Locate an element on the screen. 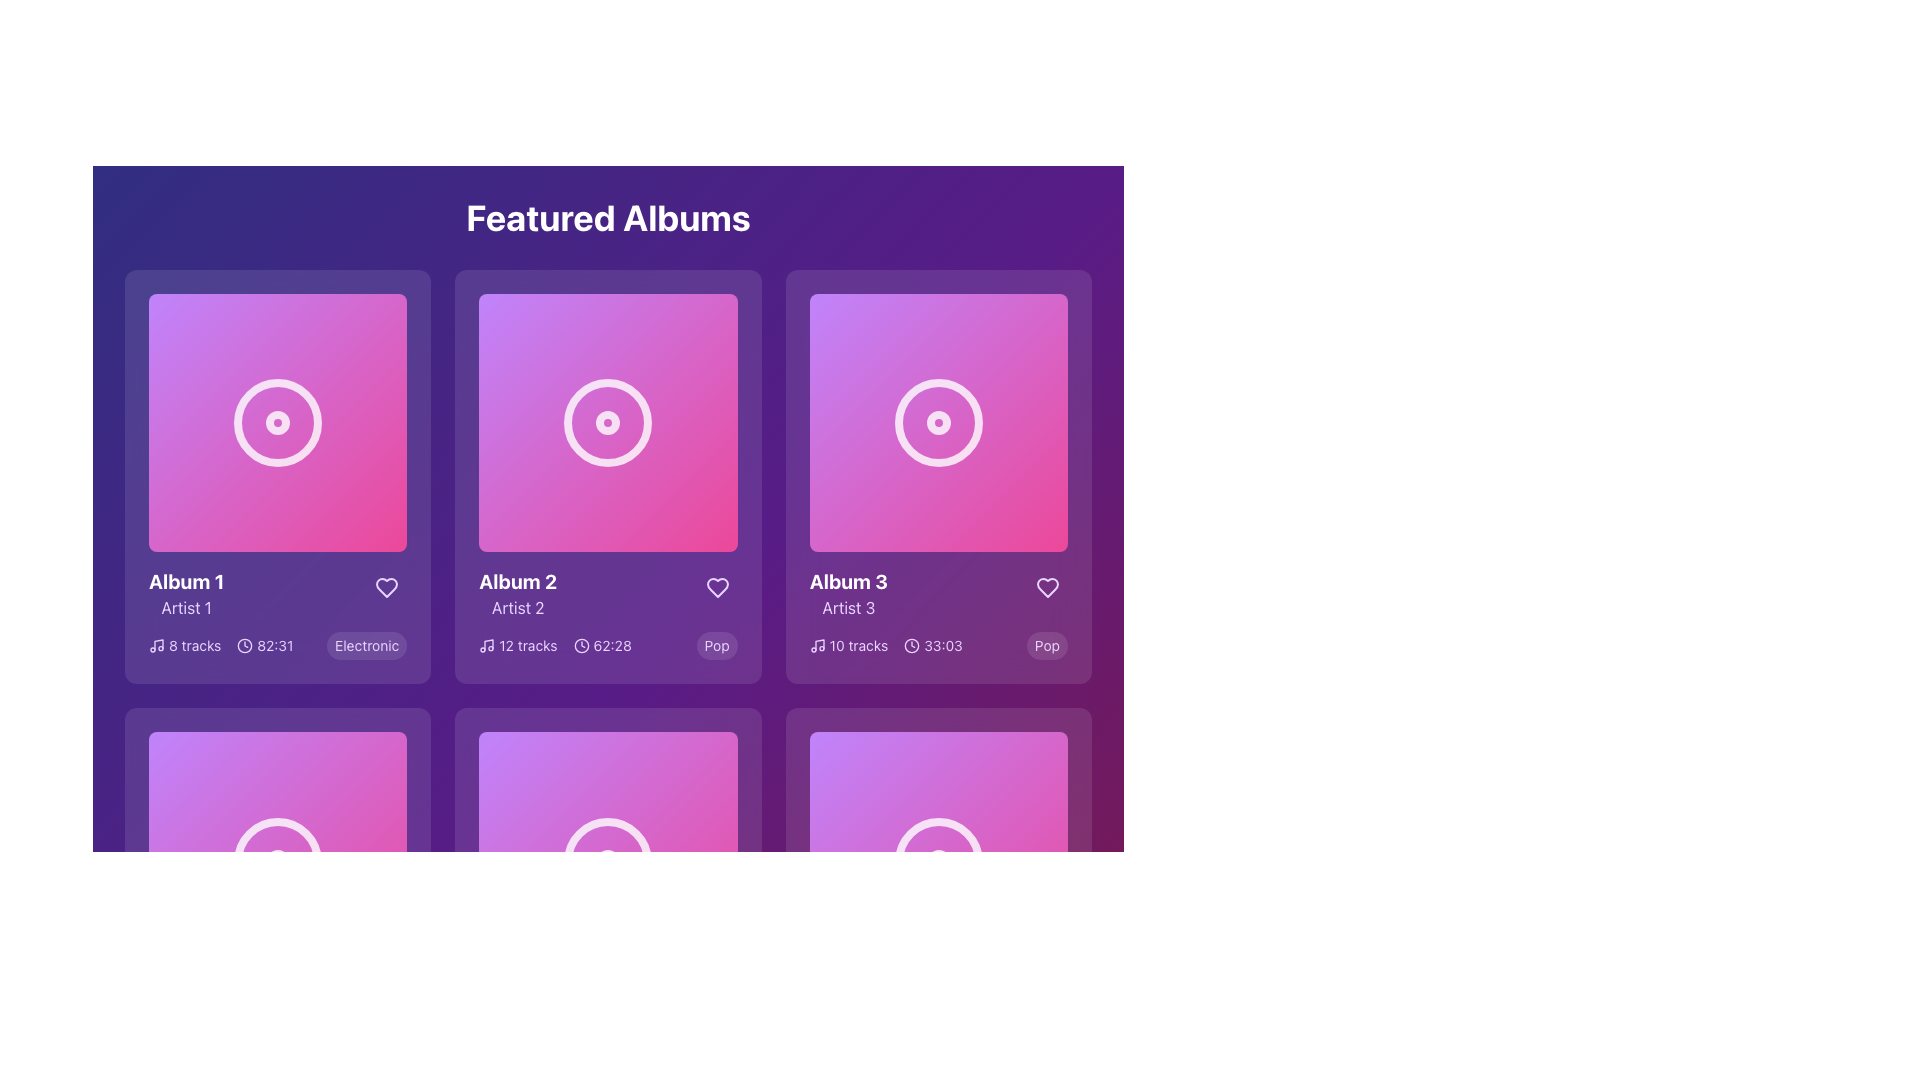  the text label 'Artist 2' which appears in light purple on a dark purple background, located under the 'Album 2' title in the second tile of the 'Featured Albums' section is located at coordinates (518, 607).